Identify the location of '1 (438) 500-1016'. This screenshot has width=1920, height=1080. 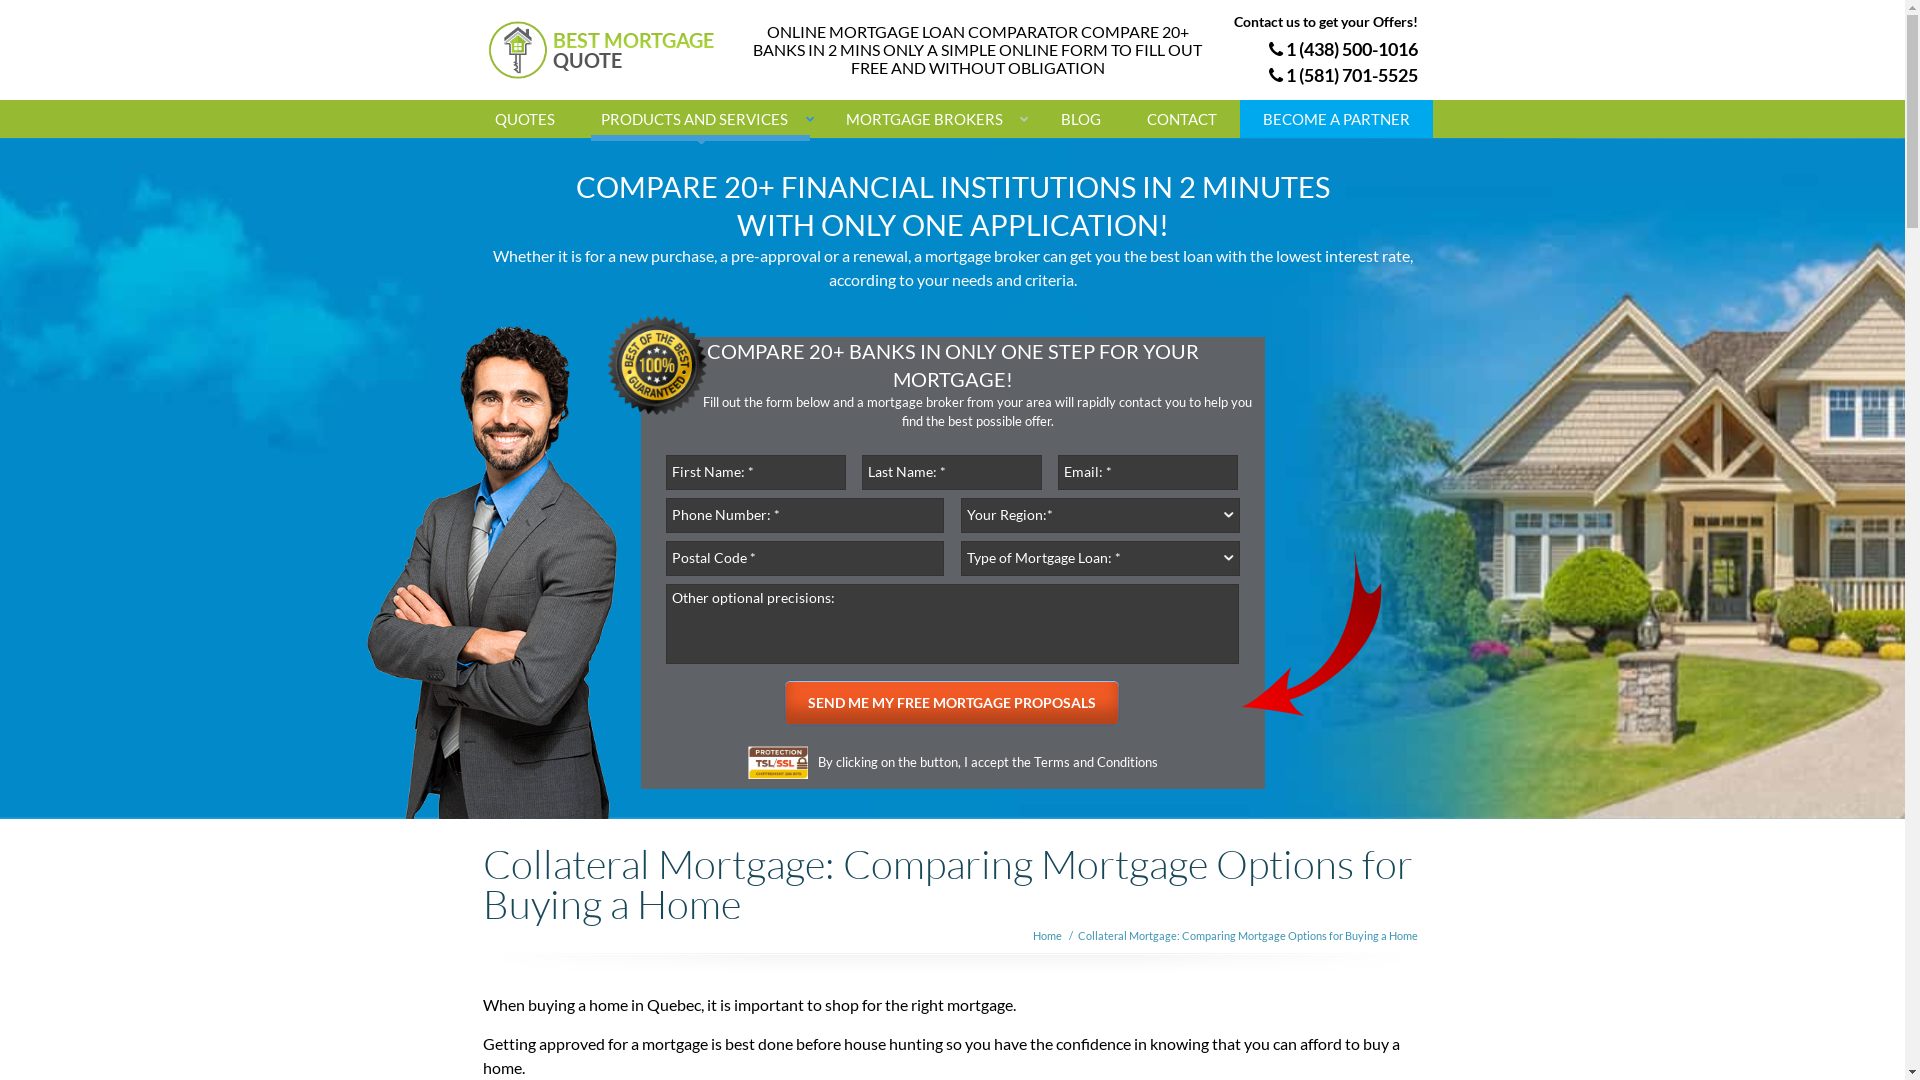
(1342, 48).